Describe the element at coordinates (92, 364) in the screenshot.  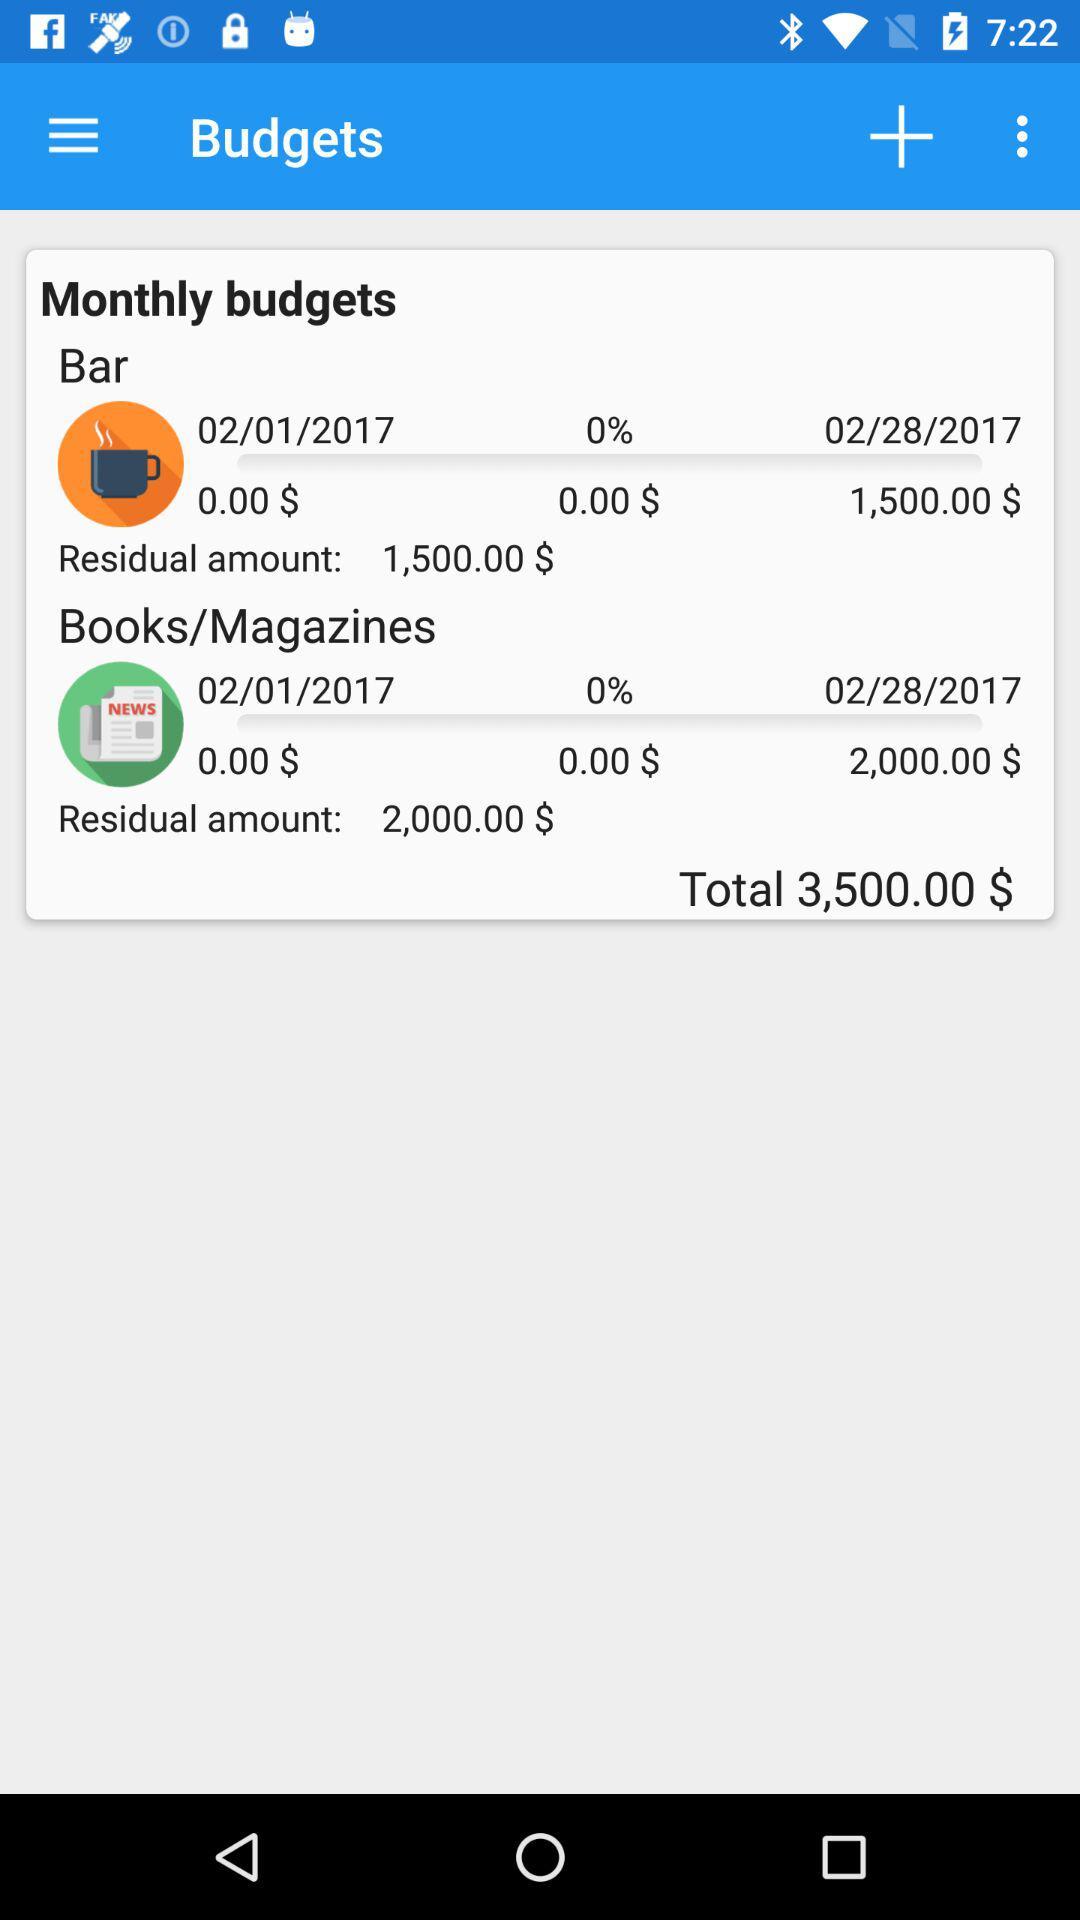
I see `icon next to 02/01/2017 item` at that location.